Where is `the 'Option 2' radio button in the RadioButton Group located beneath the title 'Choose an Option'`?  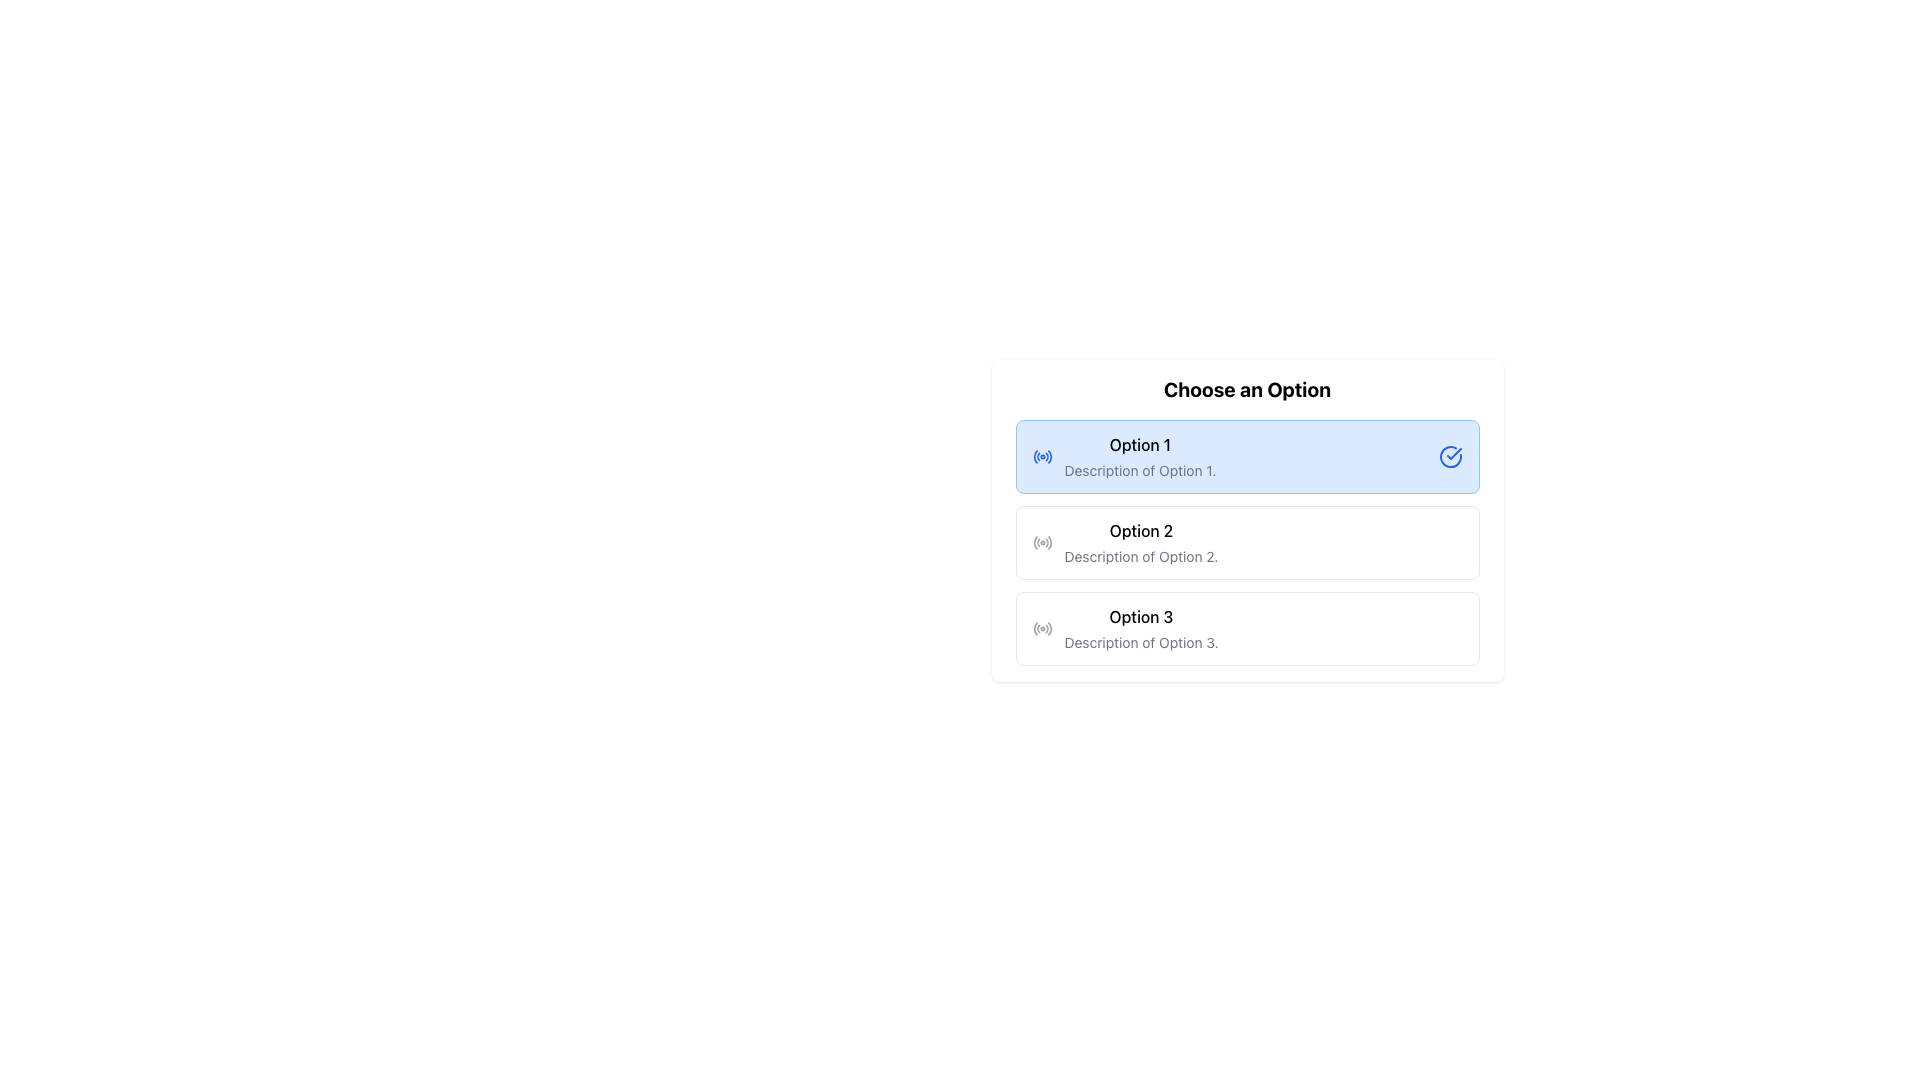 the 'Option 2' radio button in the RadioButton Group located beneath the title 'Choose an Option' is located at coordinates (1246, 543).